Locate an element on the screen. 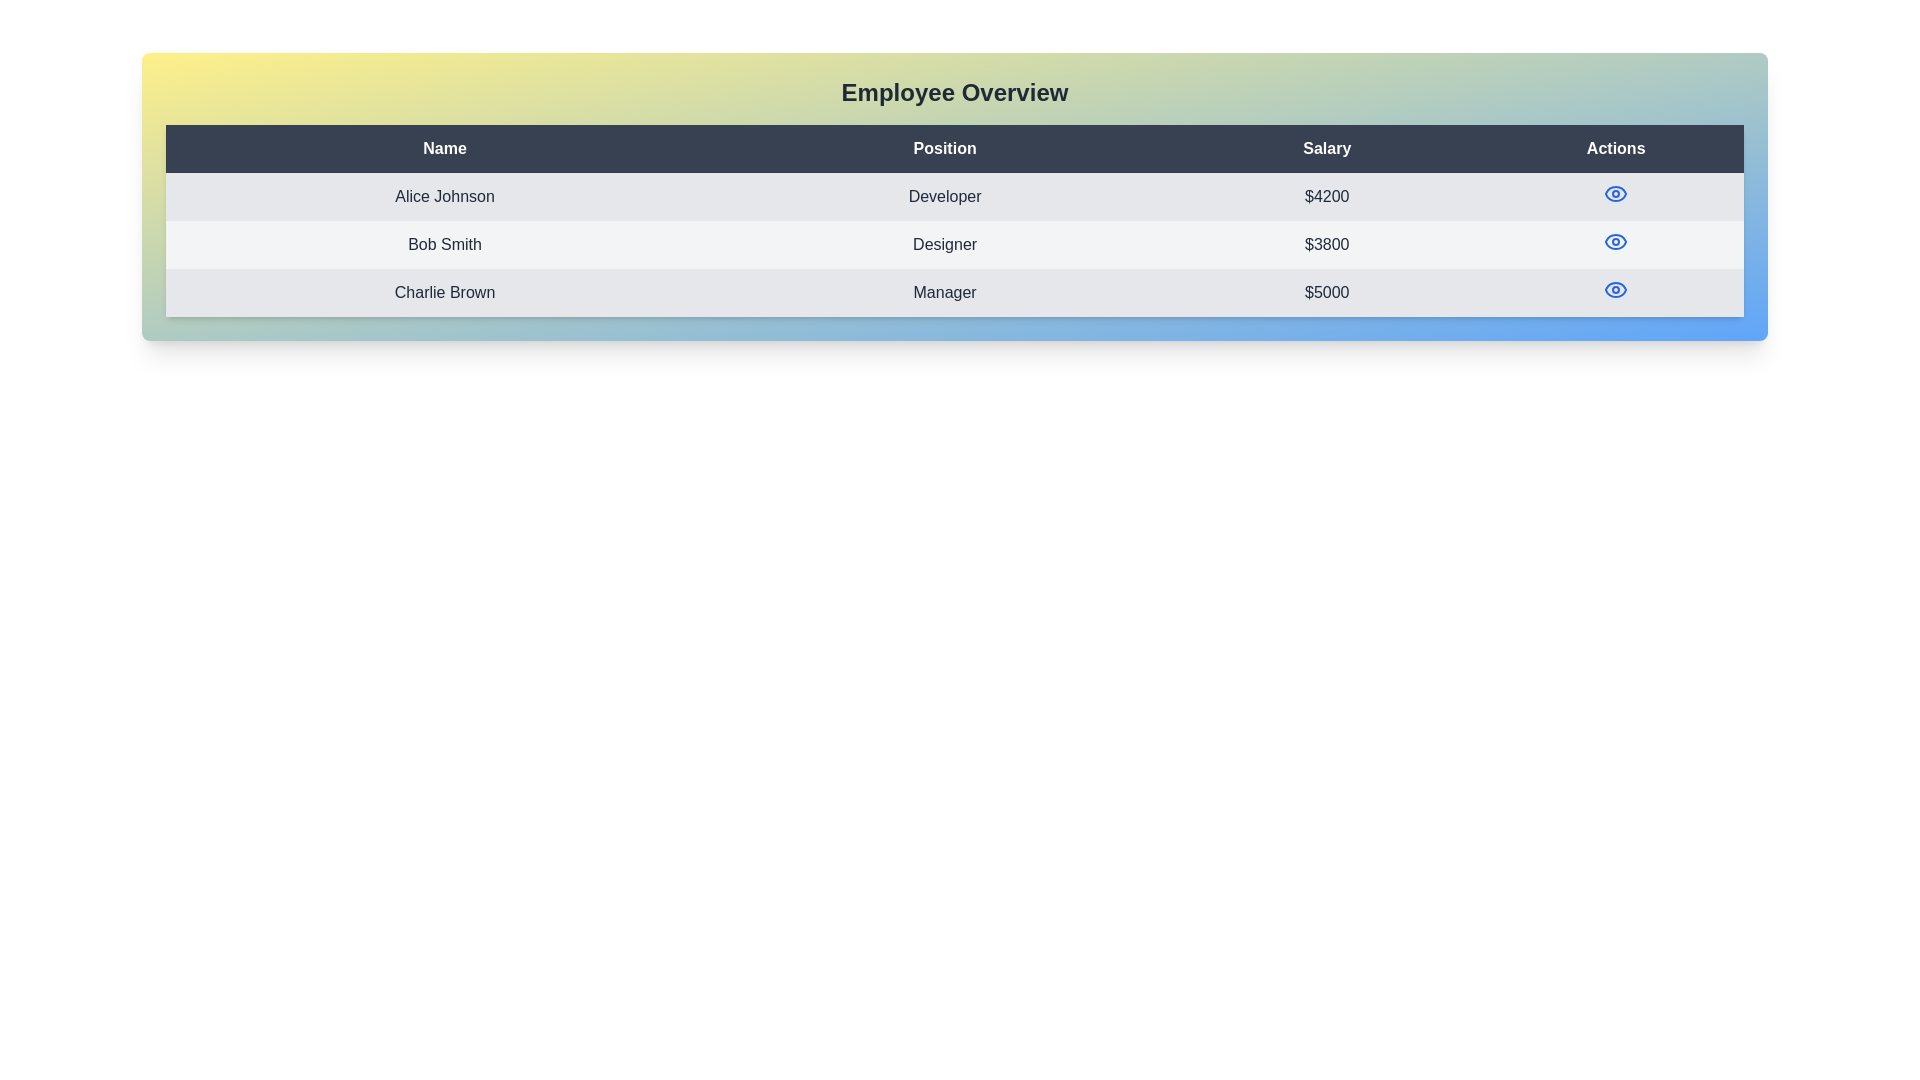 This screenshot has width=1920, height=1080. the 'Name' text label in the table header, which is displayed in white color with bold styling on a dark gray background, located in the top-left corner of the header row is located at coordinates (444, 148).